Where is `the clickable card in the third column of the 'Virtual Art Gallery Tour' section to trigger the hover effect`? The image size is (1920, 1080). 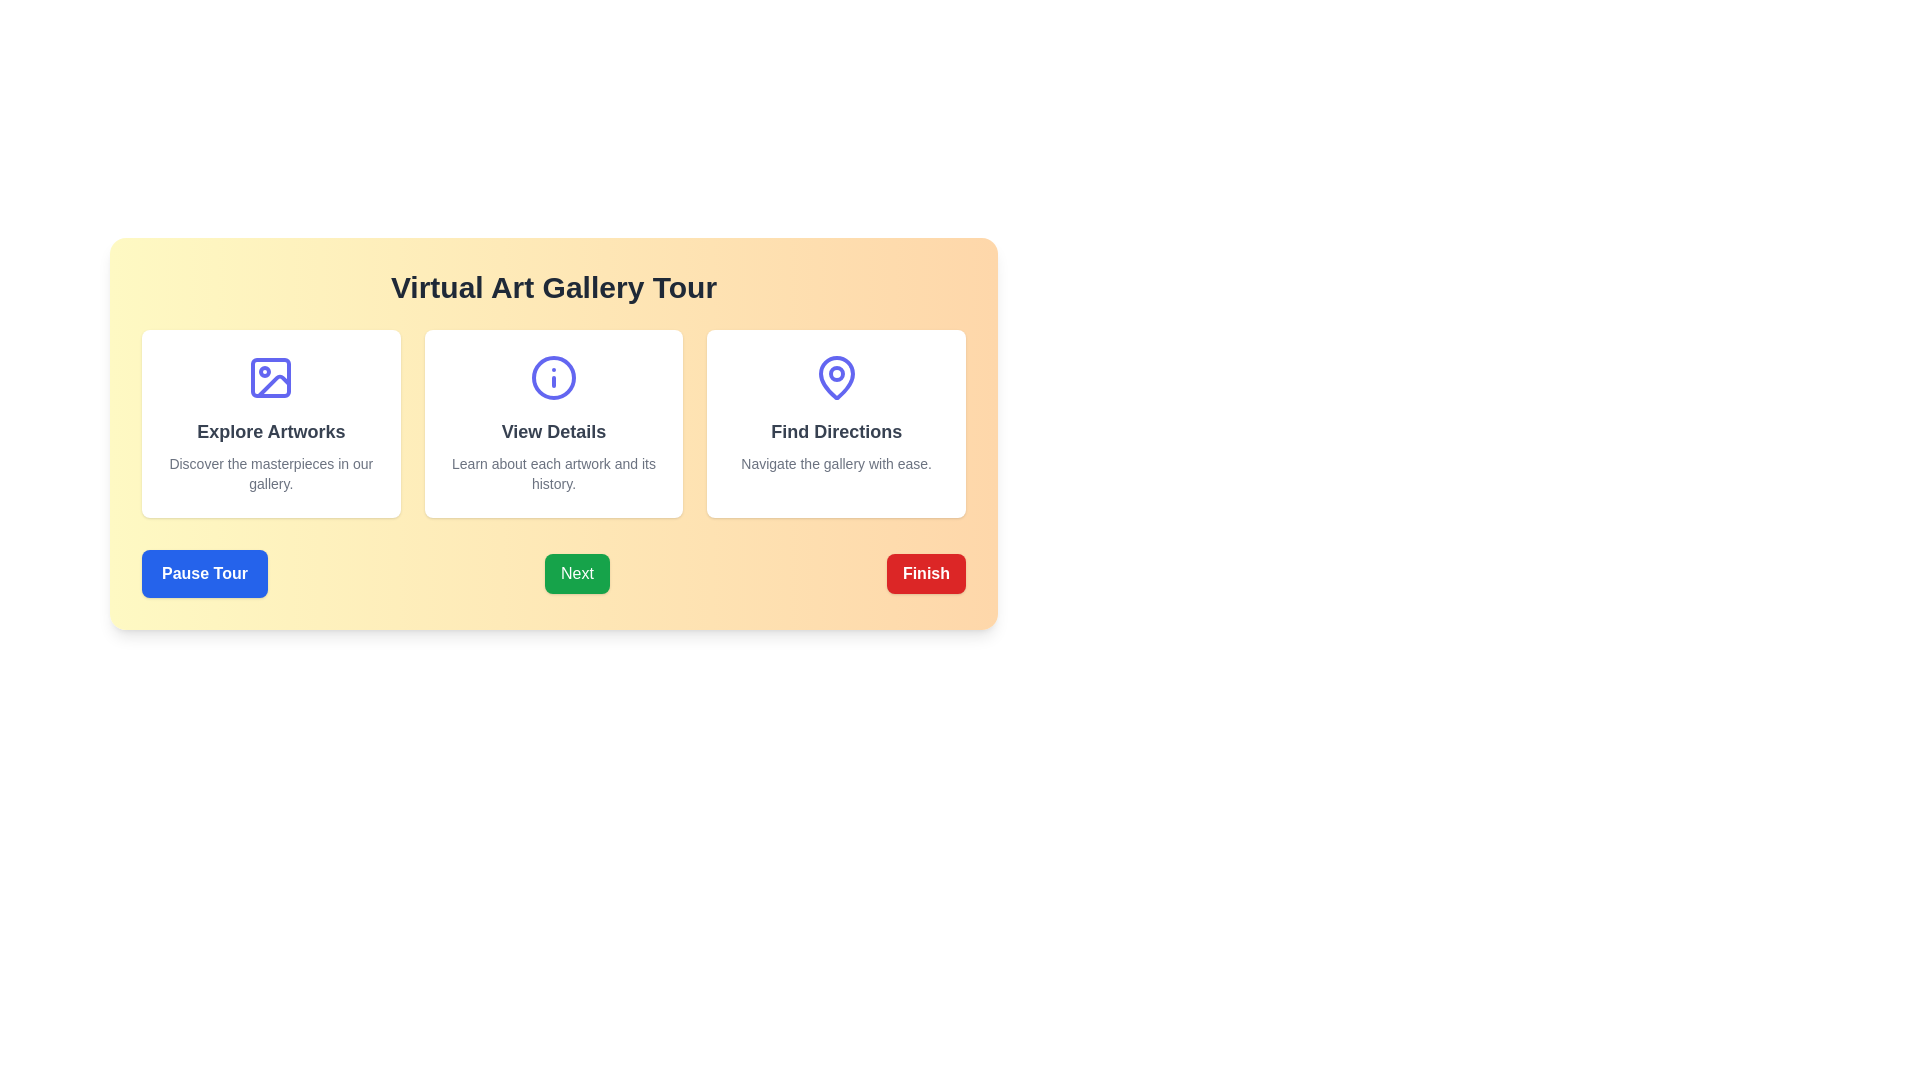
the clickable card in the third column of the 'Virtual Art Gallery Tour' section to trigger the hover effect is located at coordinates (836, 423).